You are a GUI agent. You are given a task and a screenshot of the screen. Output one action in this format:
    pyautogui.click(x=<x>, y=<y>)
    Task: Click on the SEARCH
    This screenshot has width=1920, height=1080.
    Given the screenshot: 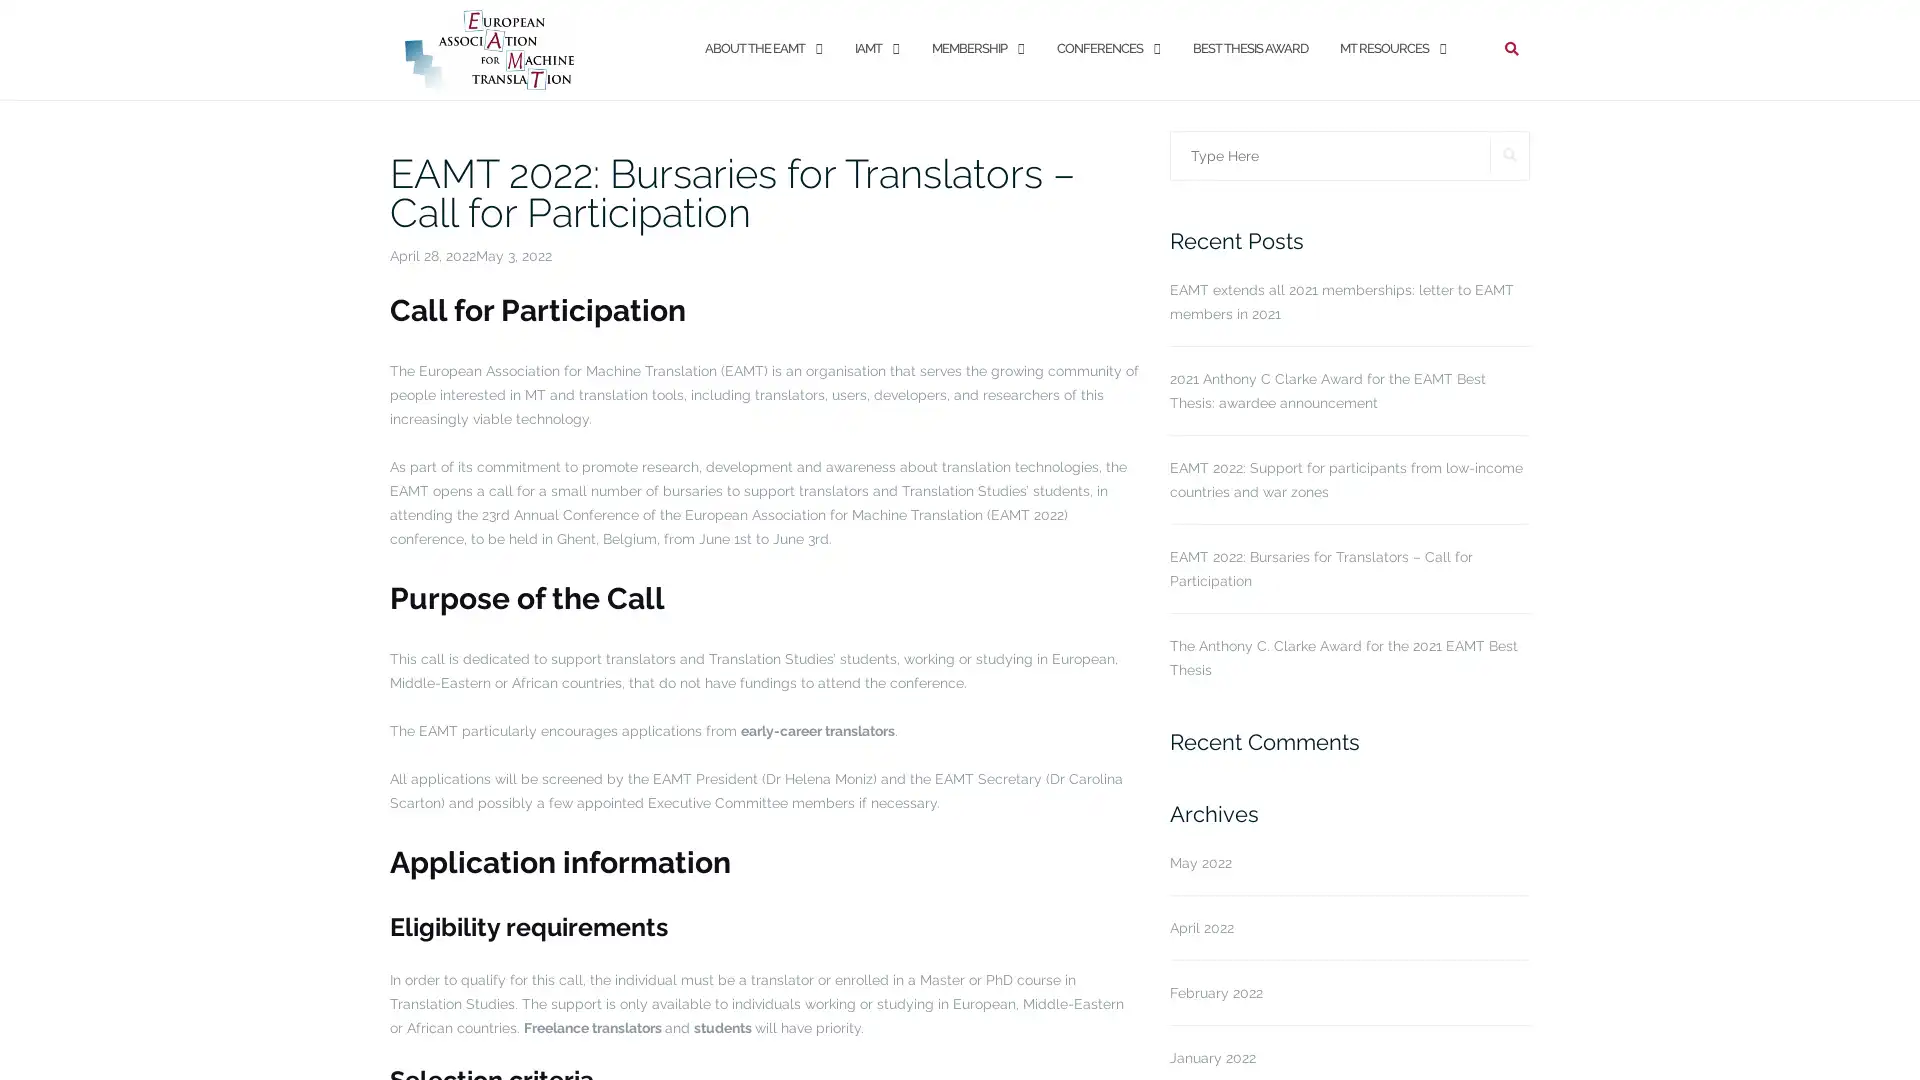 What is the action you would take?
    pyautogui.click(x=1510, y=153)
    